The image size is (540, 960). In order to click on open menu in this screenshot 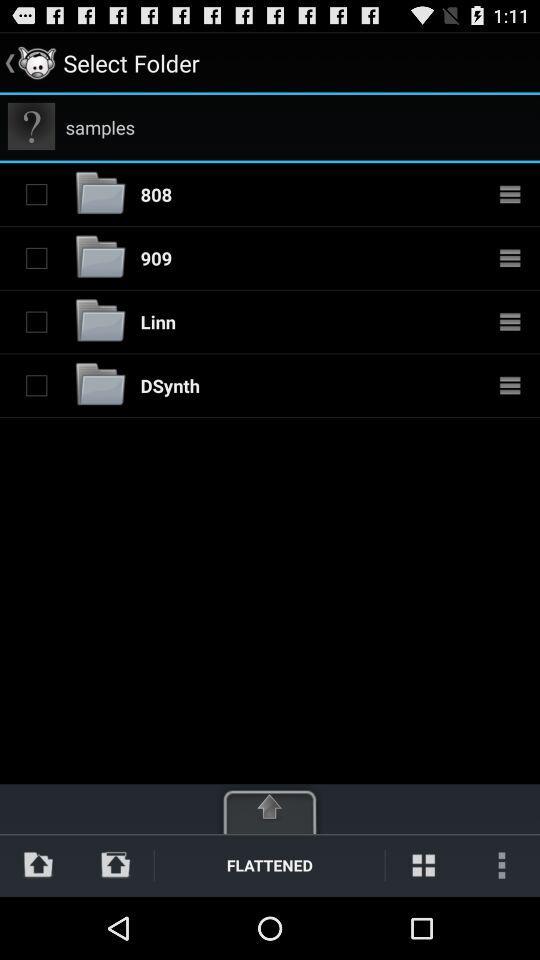, I will do `click(270, 807)`.